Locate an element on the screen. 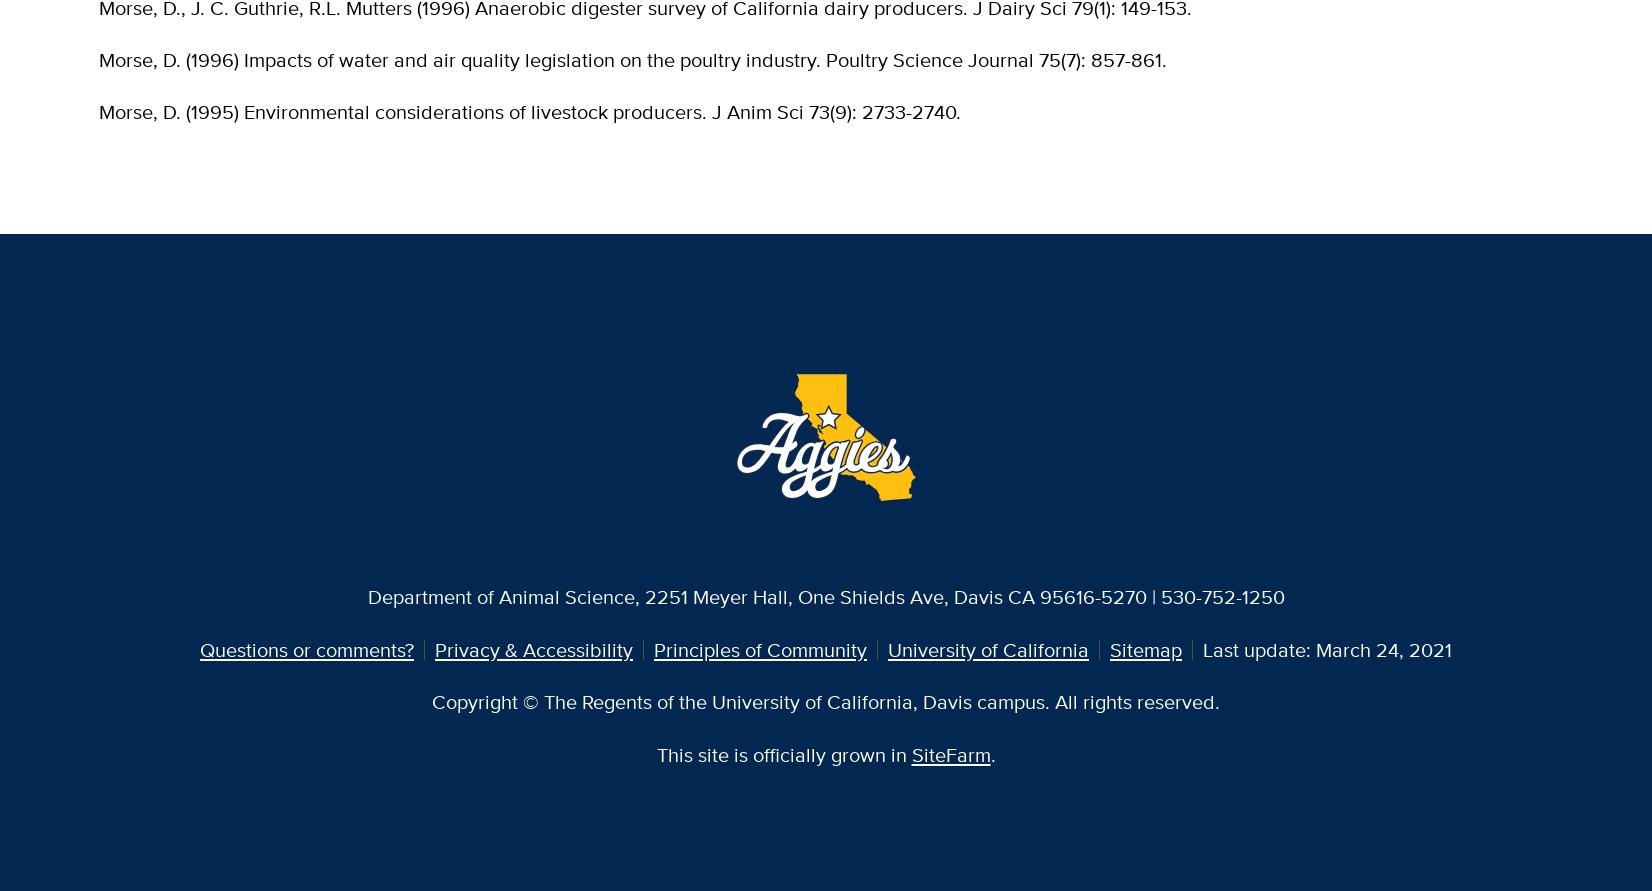 The image size is (1652, 891). 'Copyright © The Regents of the University of California, Davis campus. All rights reserved.' is located at coordinates (826, 700).